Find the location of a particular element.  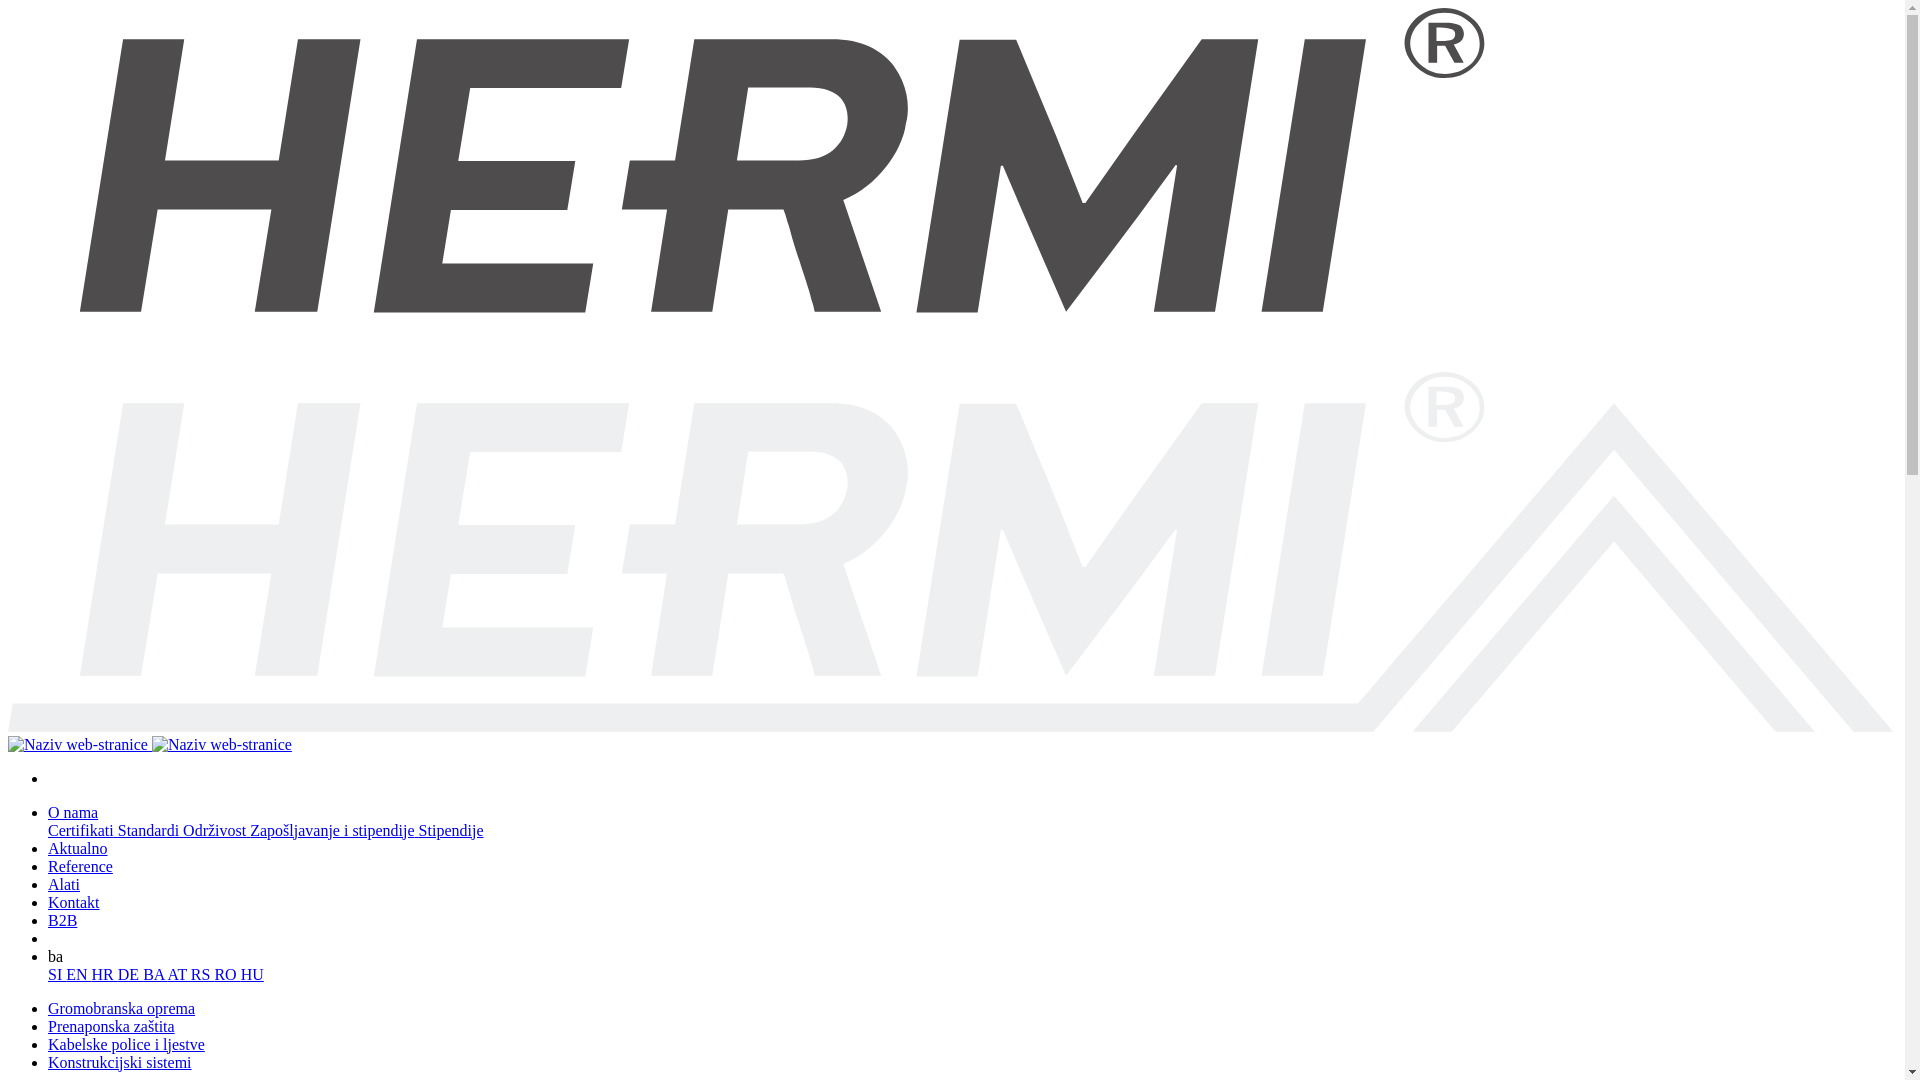

'HU' is located at coordinates (251, 973).